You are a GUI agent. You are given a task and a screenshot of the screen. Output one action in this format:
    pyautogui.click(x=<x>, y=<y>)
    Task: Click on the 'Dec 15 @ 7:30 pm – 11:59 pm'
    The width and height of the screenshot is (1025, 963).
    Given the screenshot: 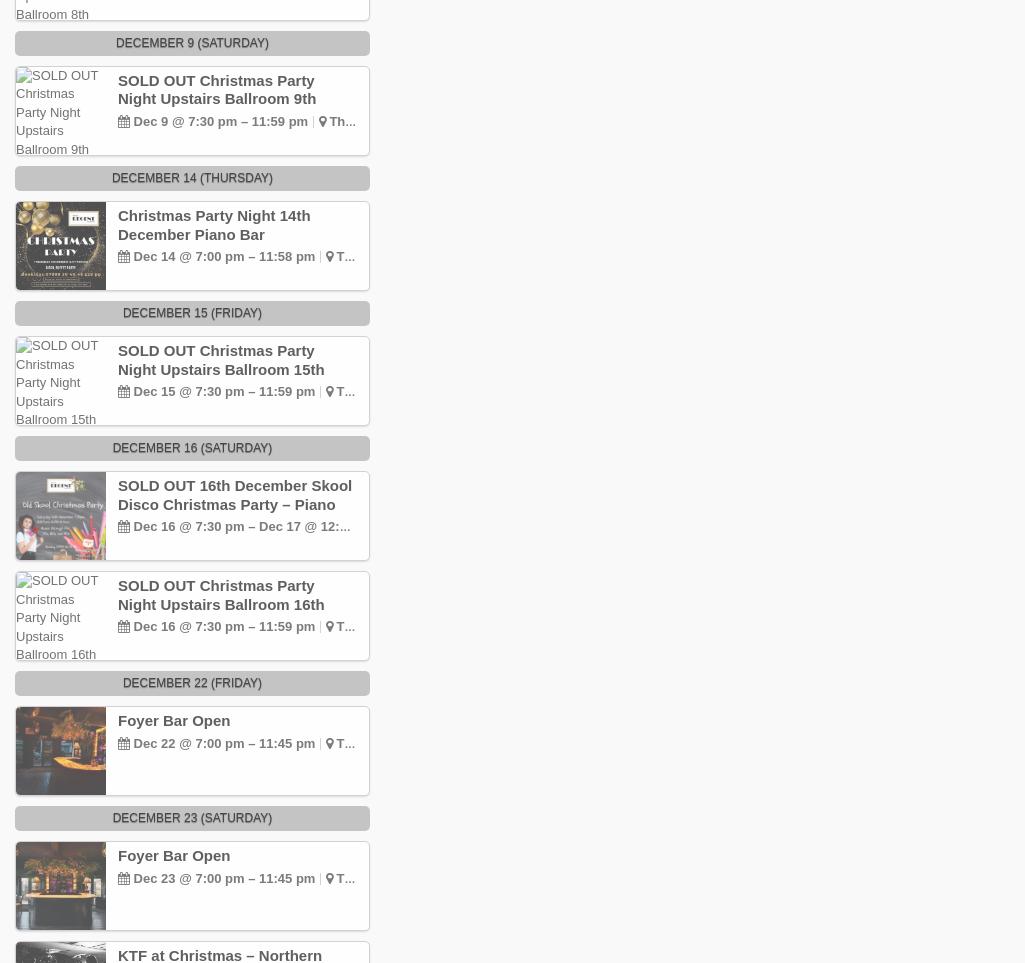 What is the action you would take?
    pyautogui.click(x=129, y=390)
    